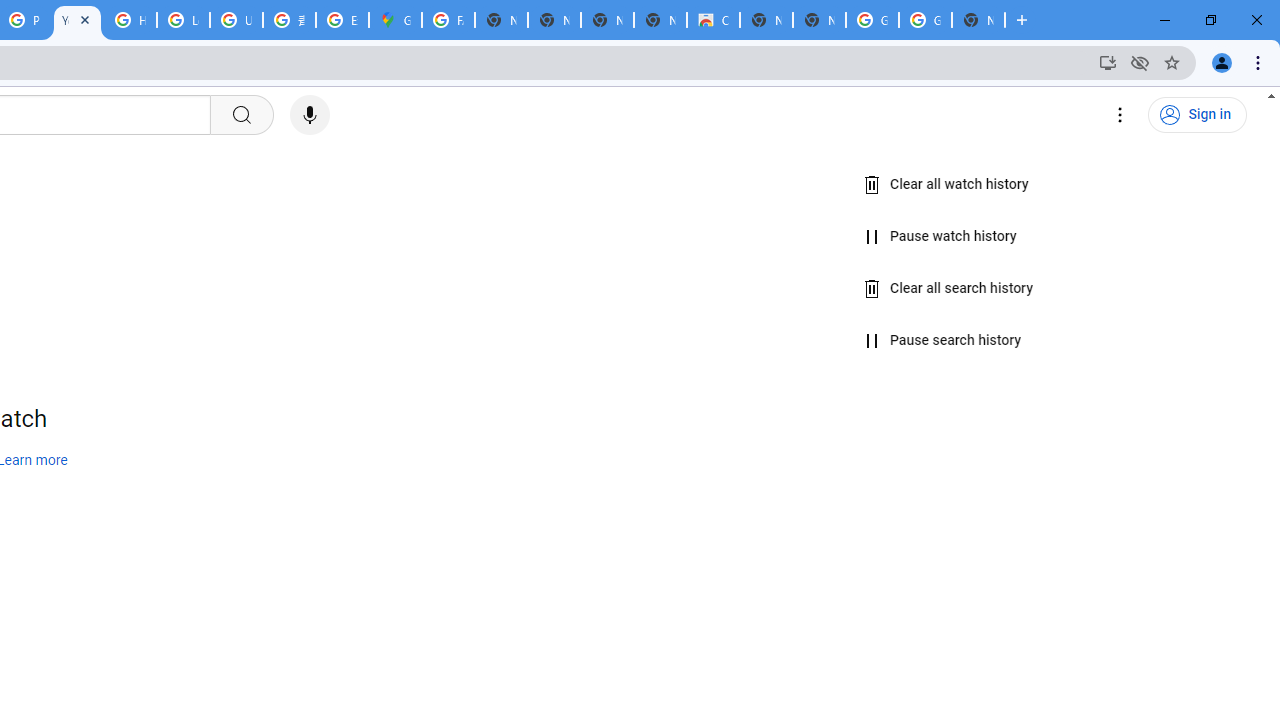 The height and width of the screenshot is (720, 1280). I want to click on 'Explore new street-level details - Google Maps Help', so click(342, 20).